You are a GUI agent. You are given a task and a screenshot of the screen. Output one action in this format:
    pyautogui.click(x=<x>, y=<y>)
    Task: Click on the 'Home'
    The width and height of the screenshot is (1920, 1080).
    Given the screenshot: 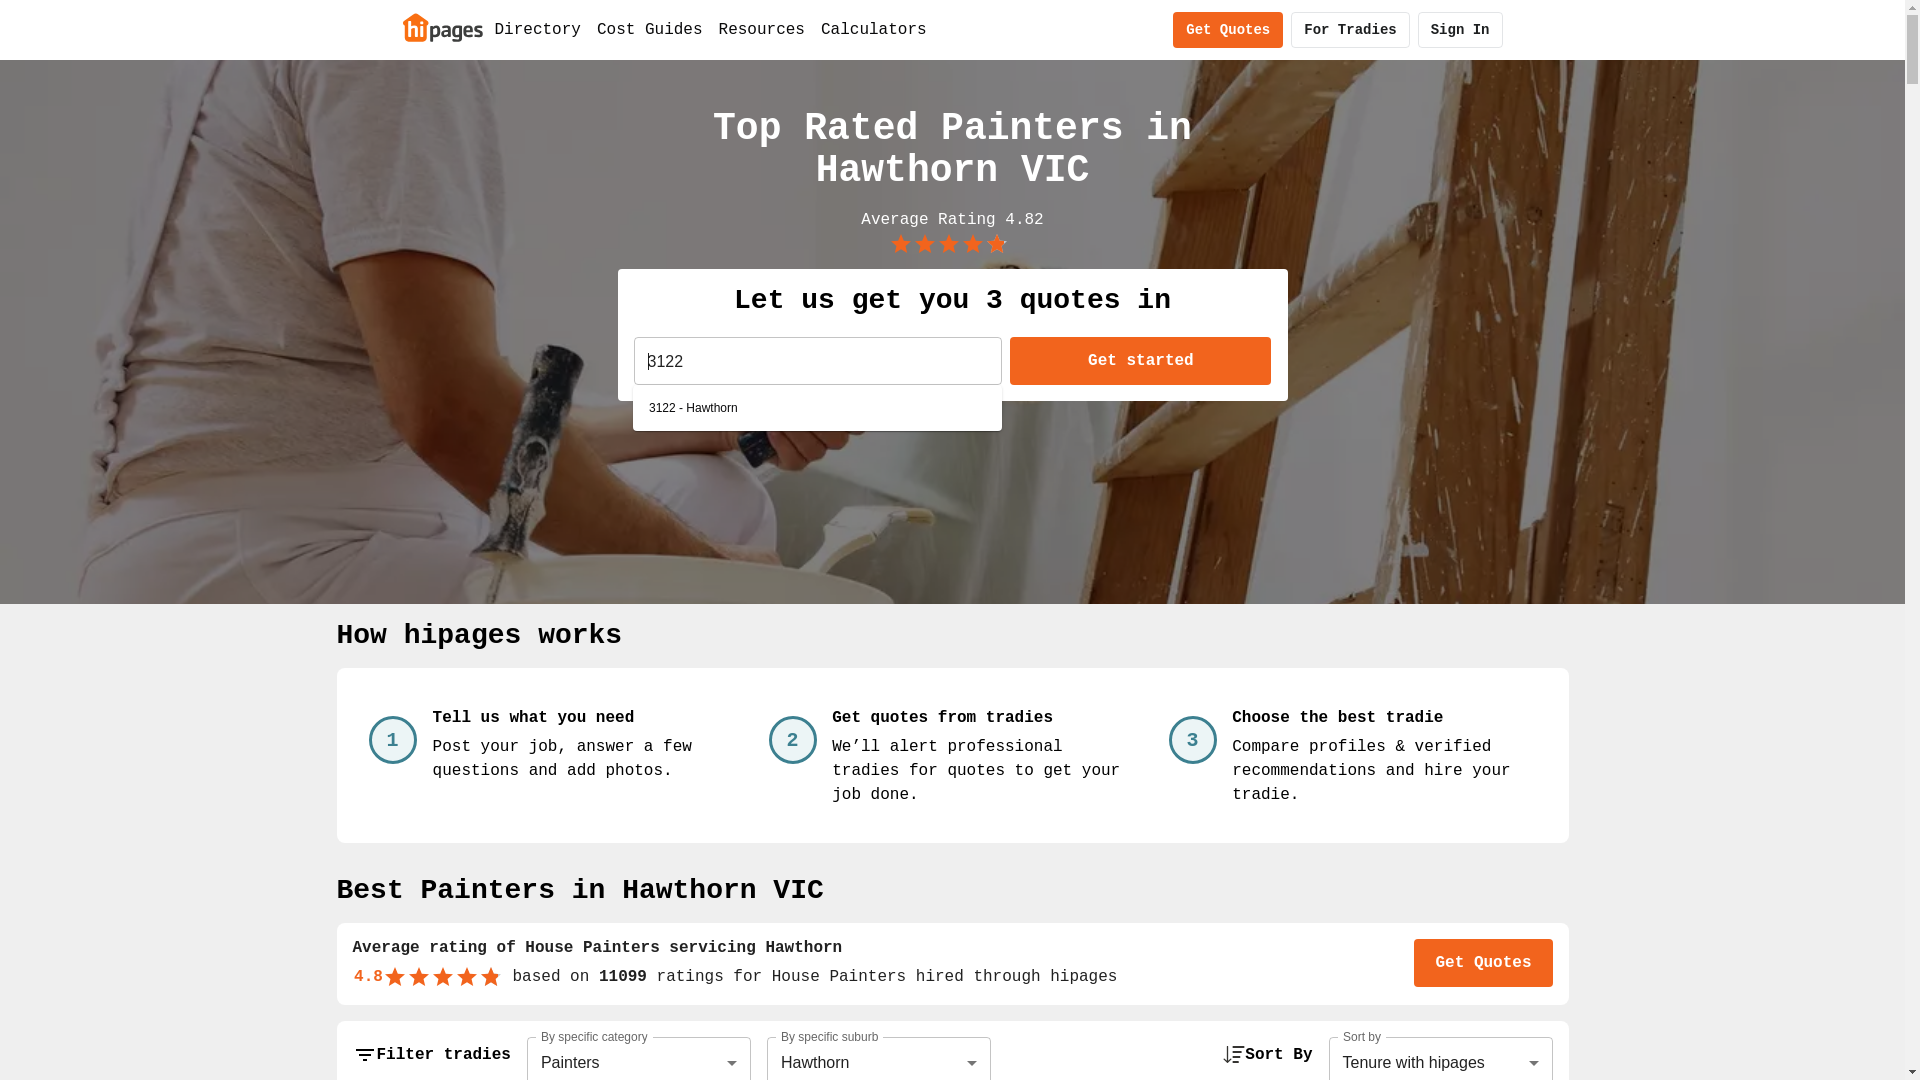 What is the action you would take?
    pyautogui.click(x=440, y=27)
    